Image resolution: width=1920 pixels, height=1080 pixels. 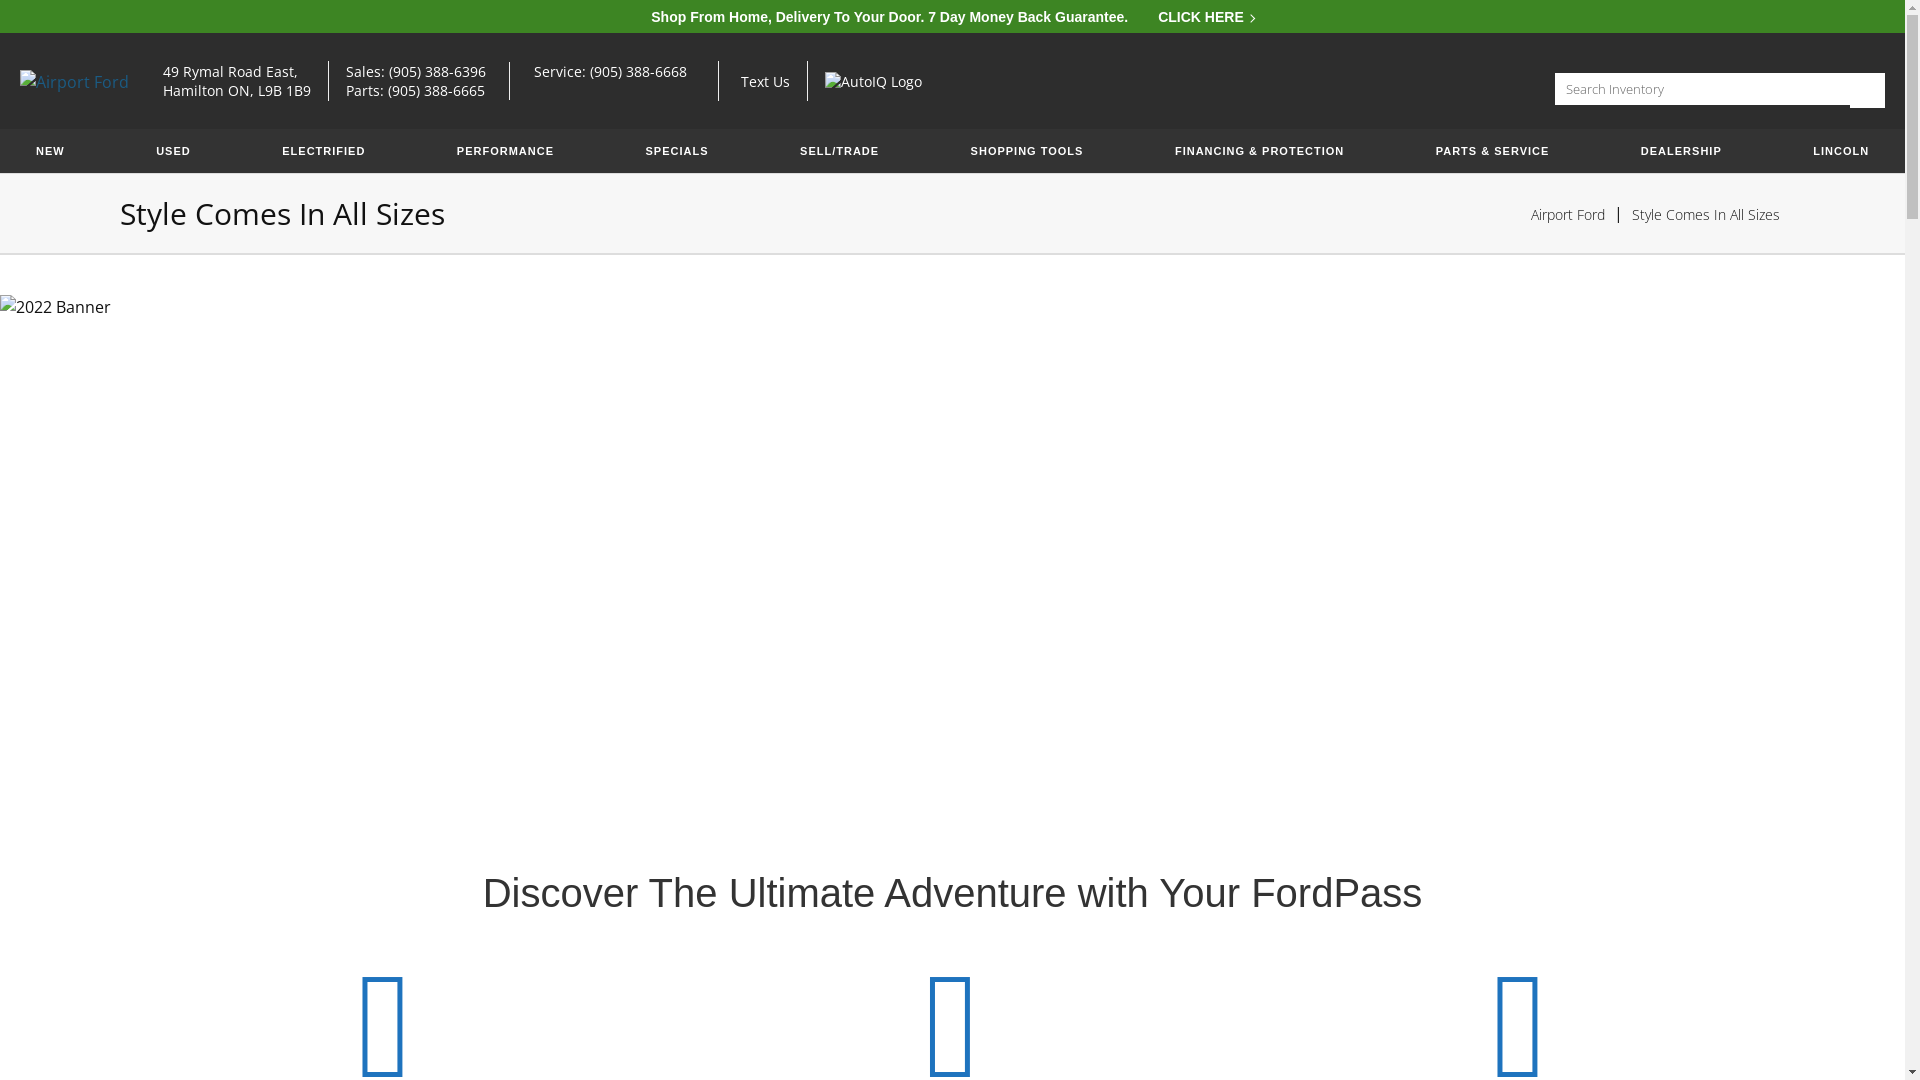 What do you see at coordinates (1840, 150) in the screenshot?
I see `'LINCOLN'` at bounding box center [1840, 150].